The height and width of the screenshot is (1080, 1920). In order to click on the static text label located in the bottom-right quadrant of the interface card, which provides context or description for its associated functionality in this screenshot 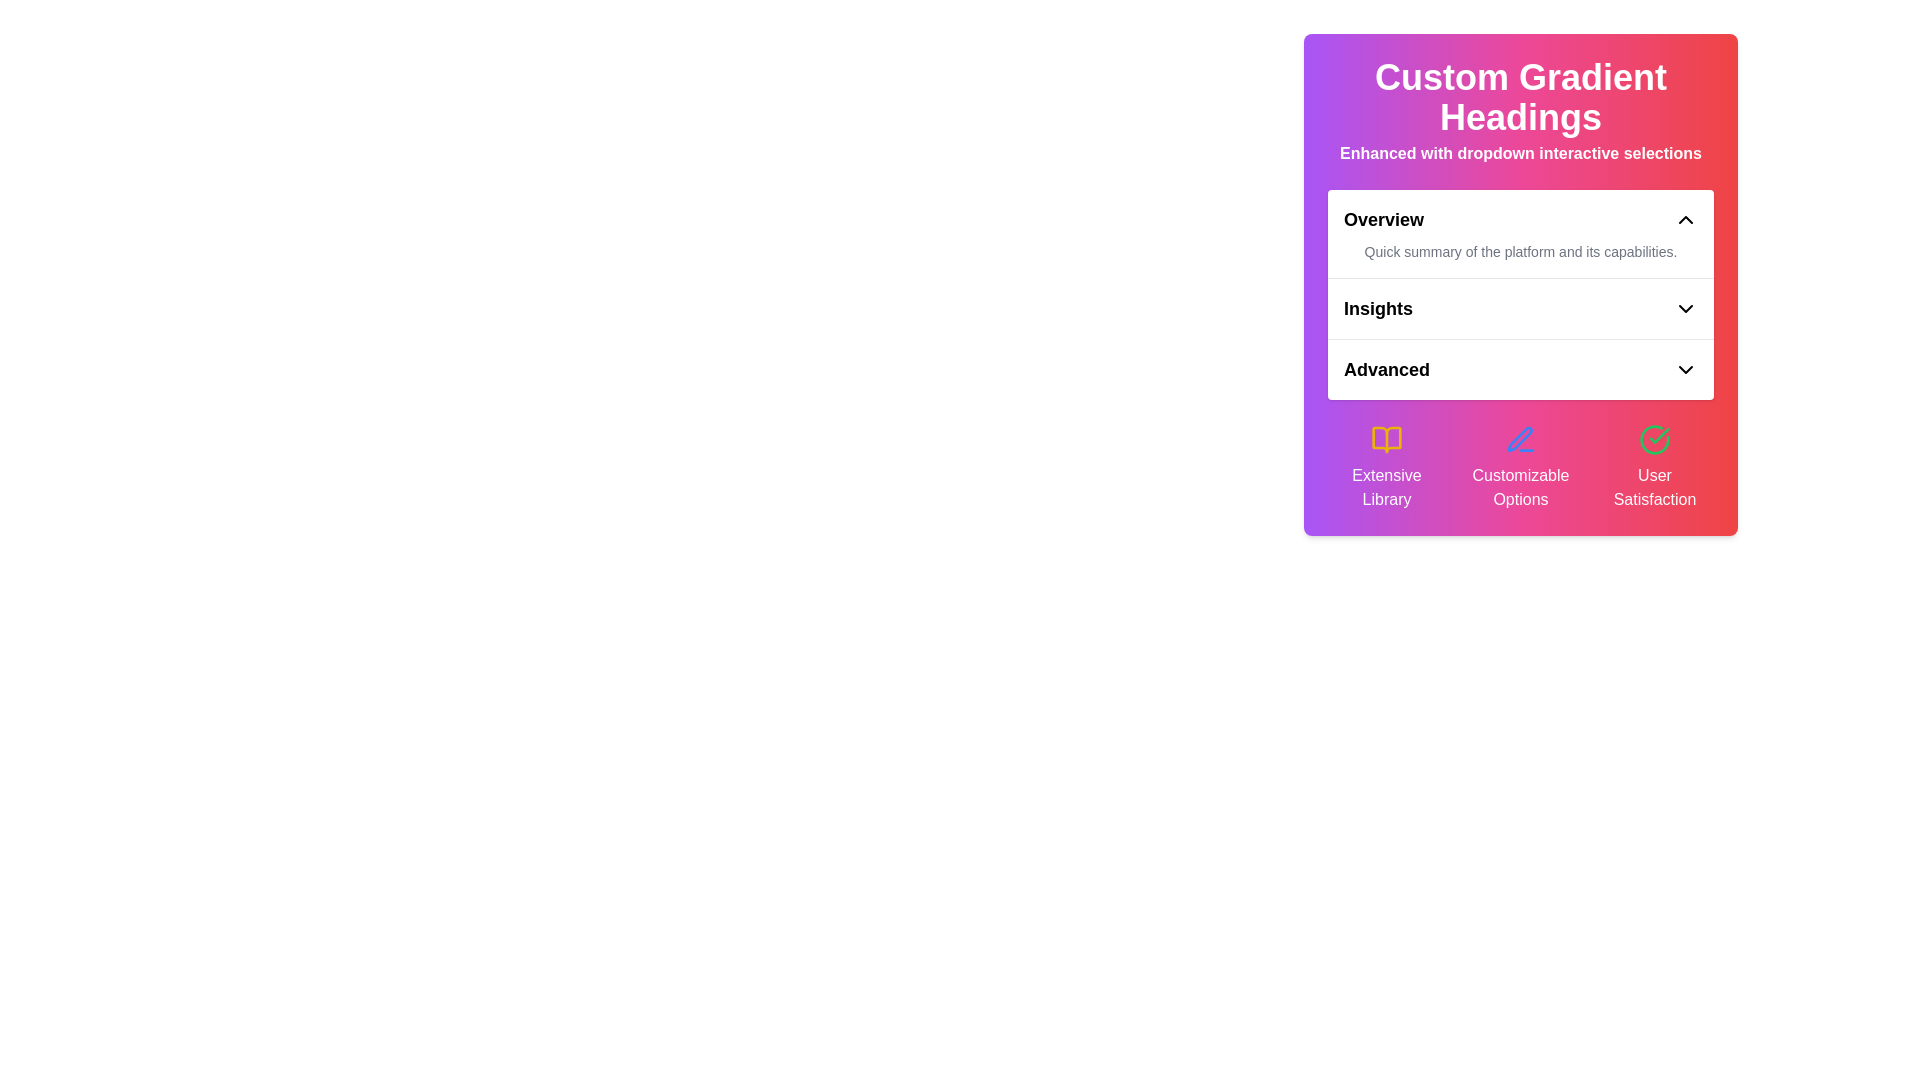, I will do `click(1520, 488)`.